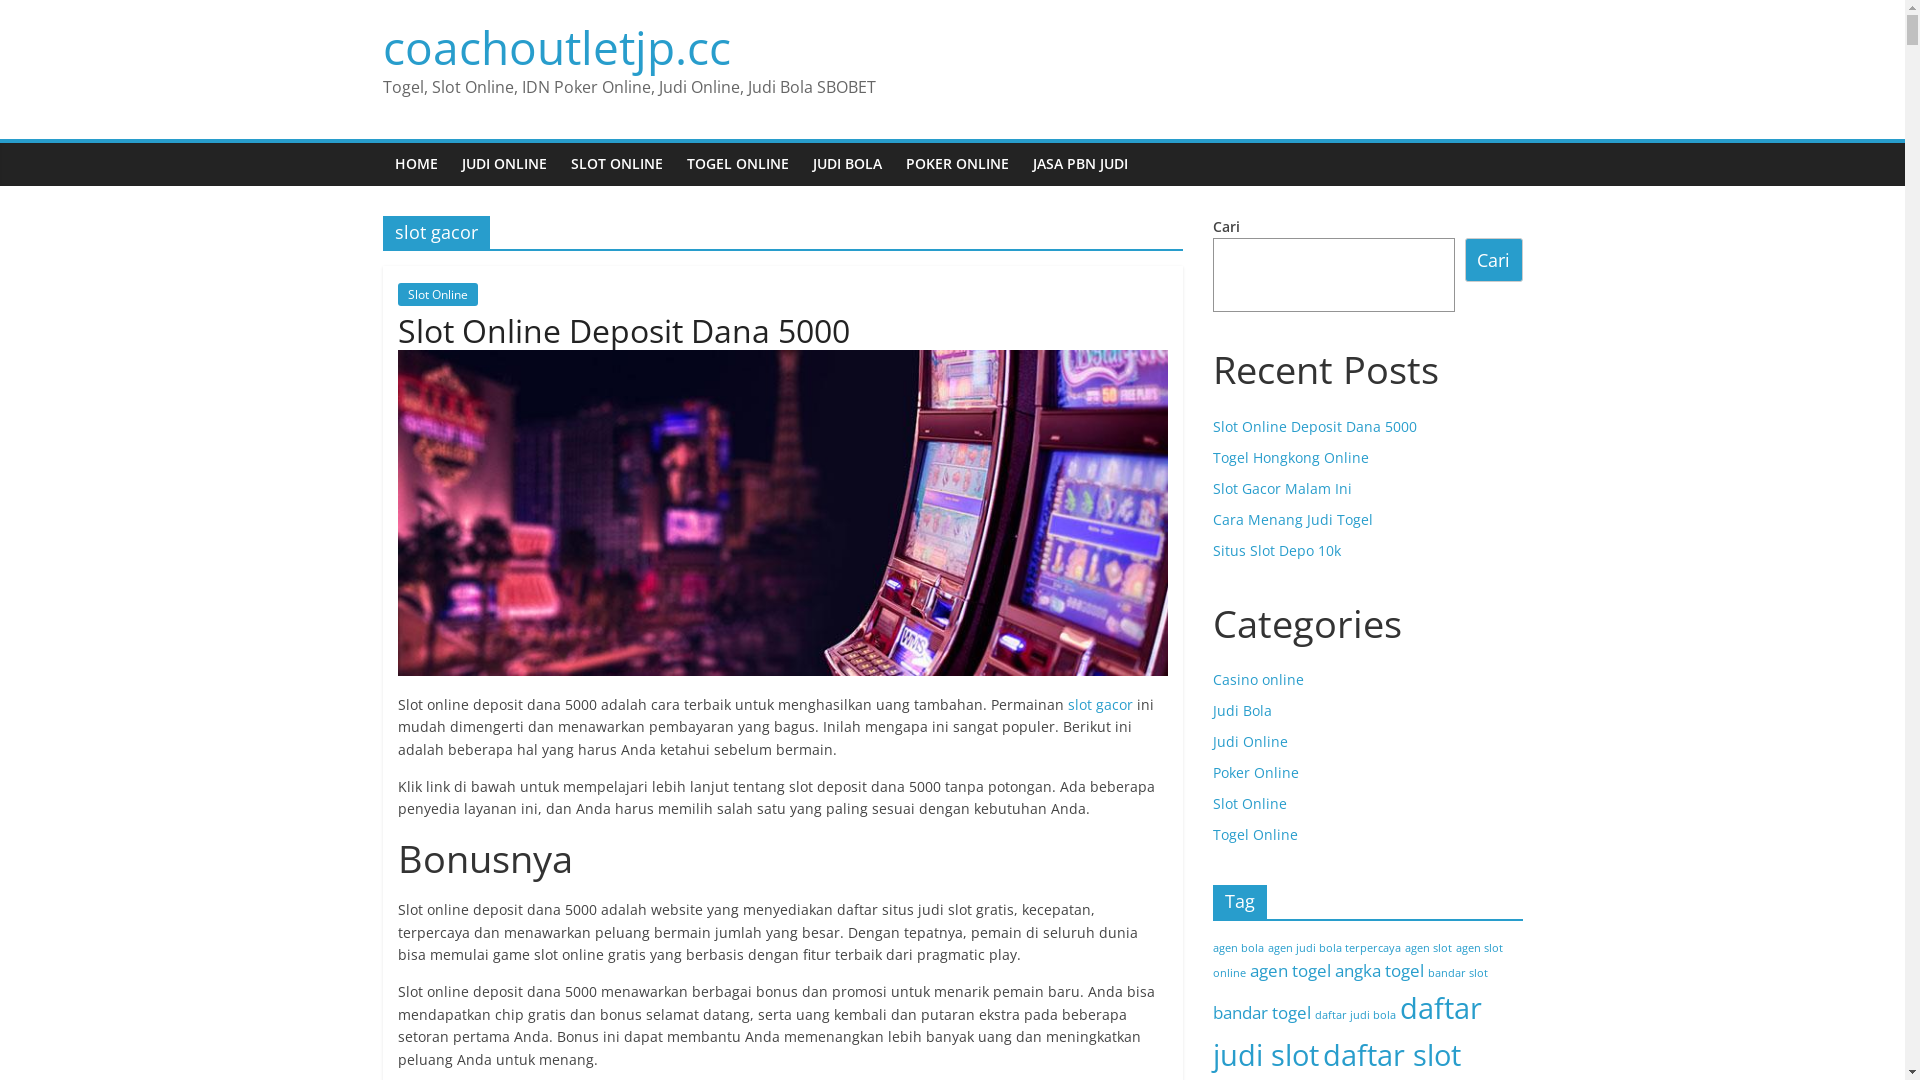 This screenshot has width=1920, height=1080. Describe the element at coordinates (1357, 959) in the screenshot. I see `'agen slot online'` at that location.